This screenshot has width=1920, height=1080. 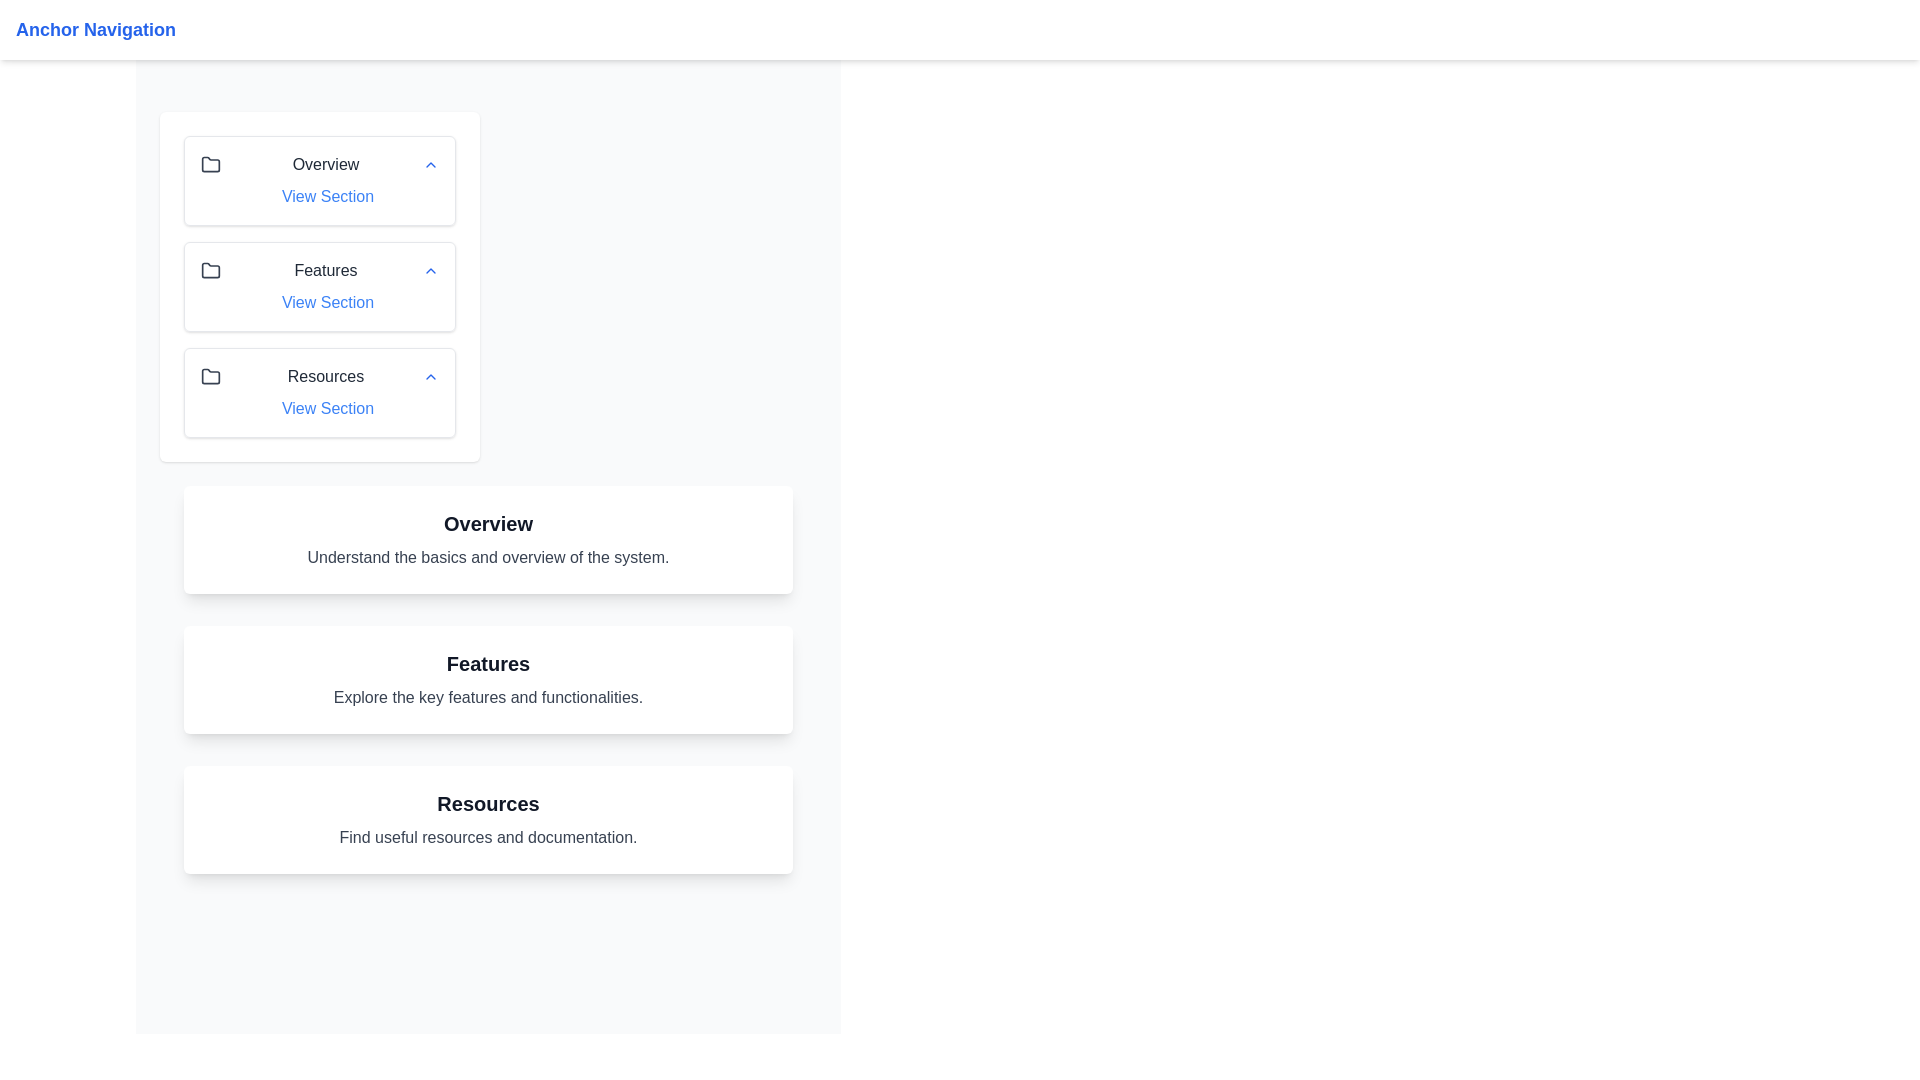 What do you see at coordinates (320, 407) in the screenshot?
I see `the third 'View Section' hyperlink in the 'Resources' group at the bottom of the menu` at bounding box center [320, 407].